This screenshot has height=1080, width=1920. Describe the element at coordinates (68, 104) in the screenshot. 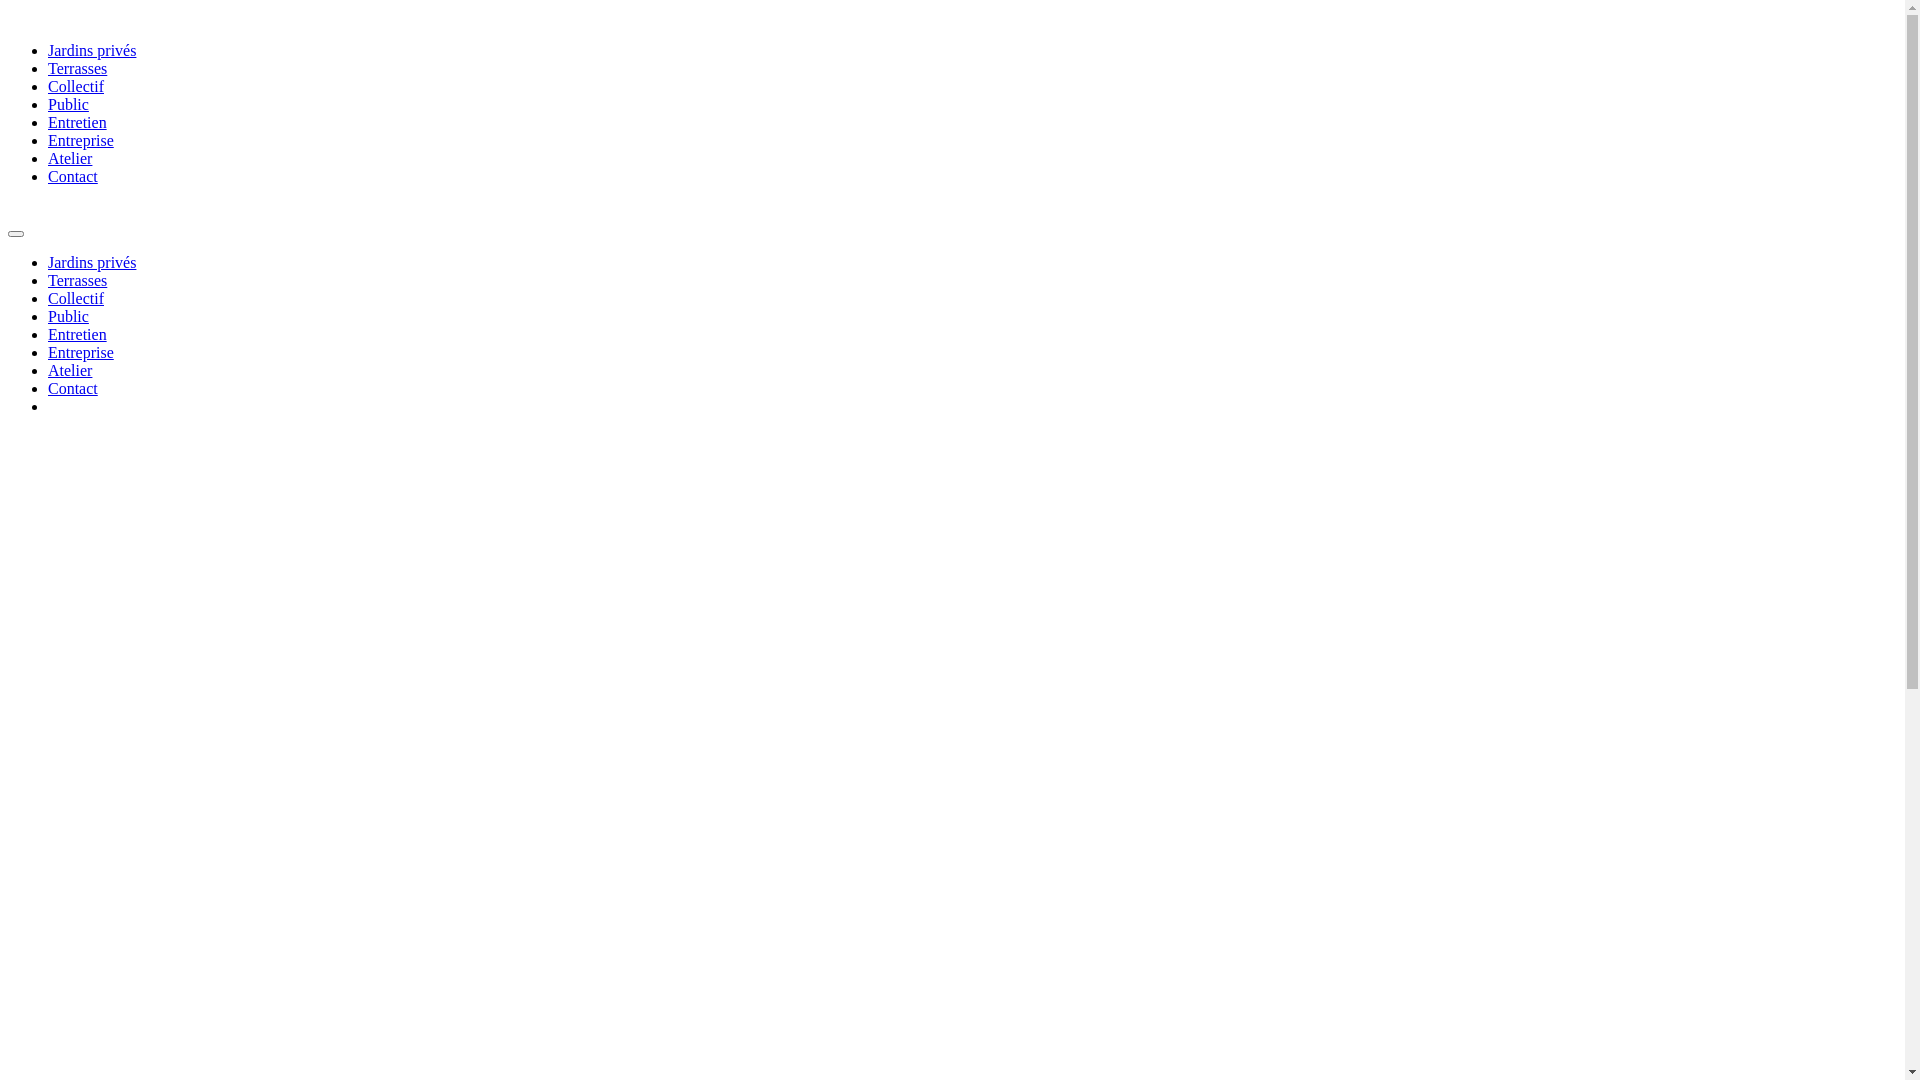

I see `'Public'` at that location.